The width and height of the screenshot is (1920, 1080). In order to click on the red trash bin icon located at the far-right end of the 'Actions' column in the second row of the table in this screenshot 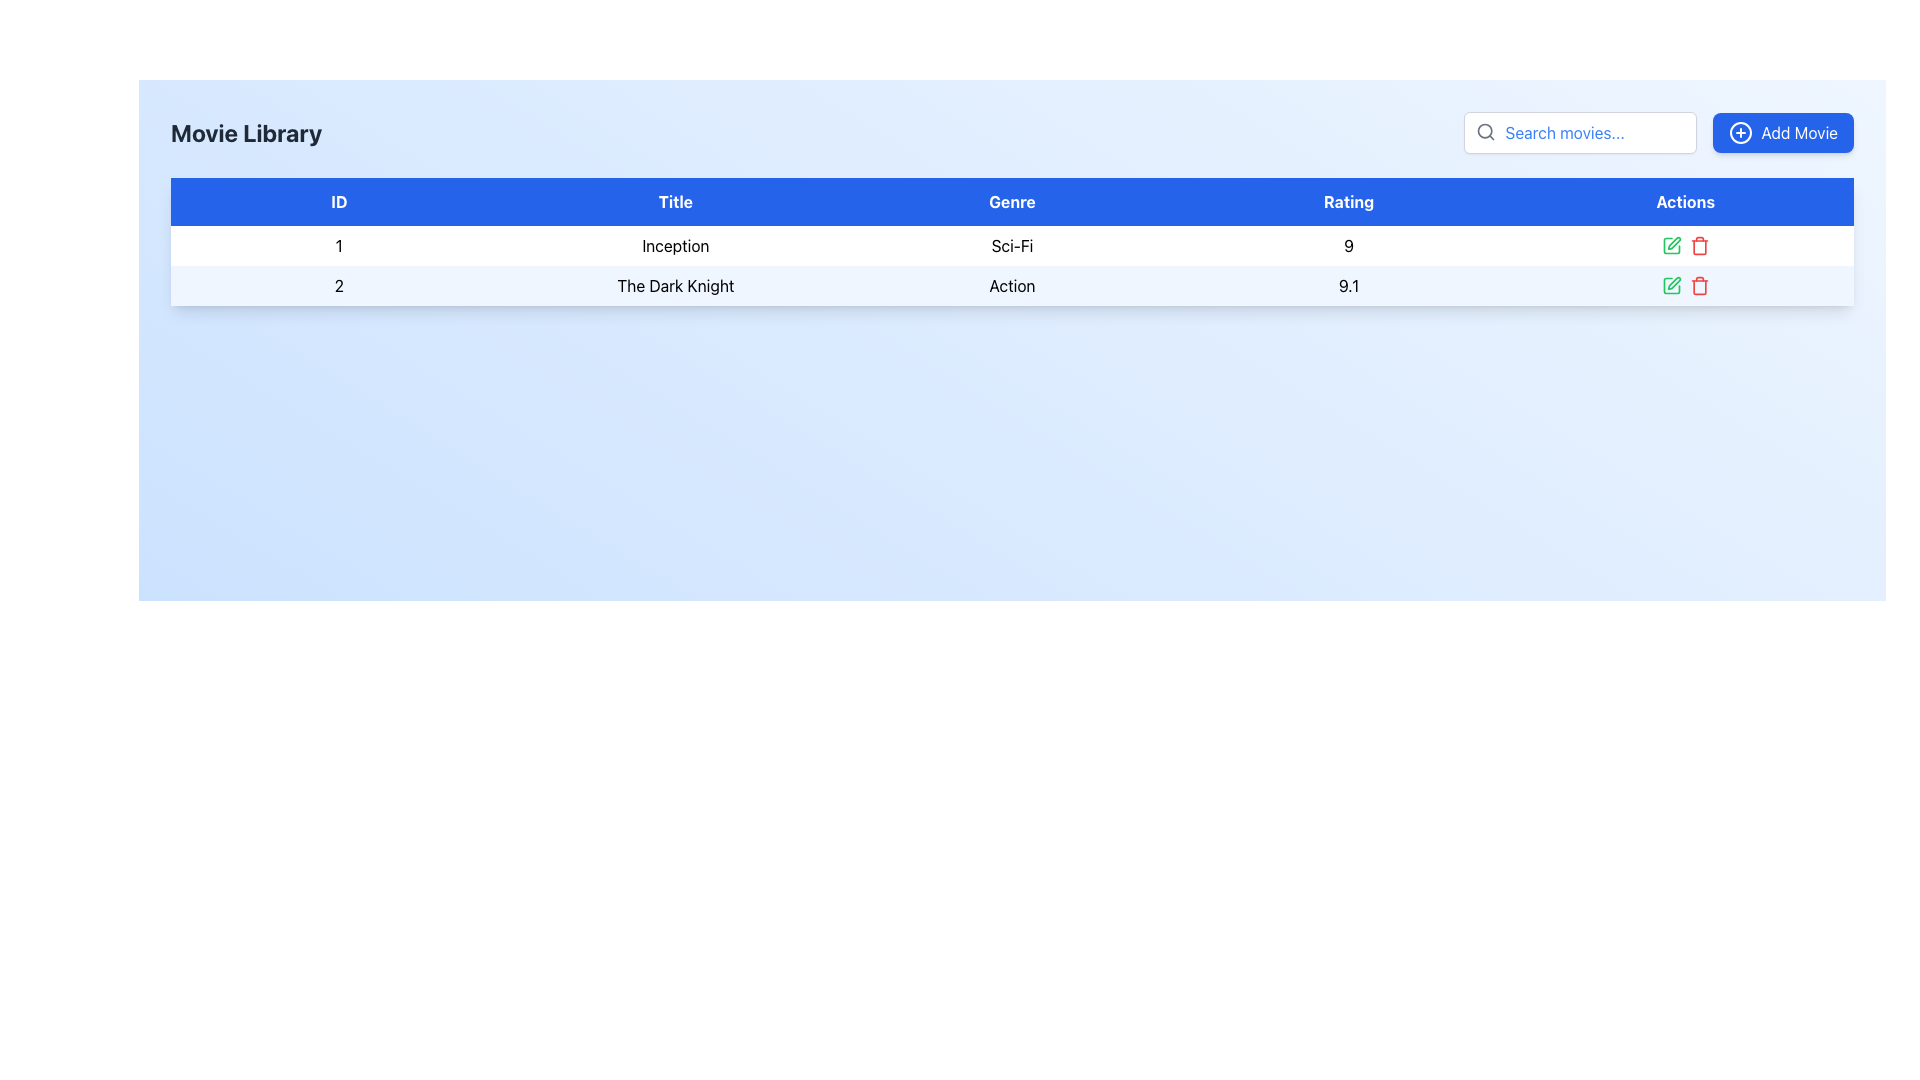, I will do `click(1698, 285)`.